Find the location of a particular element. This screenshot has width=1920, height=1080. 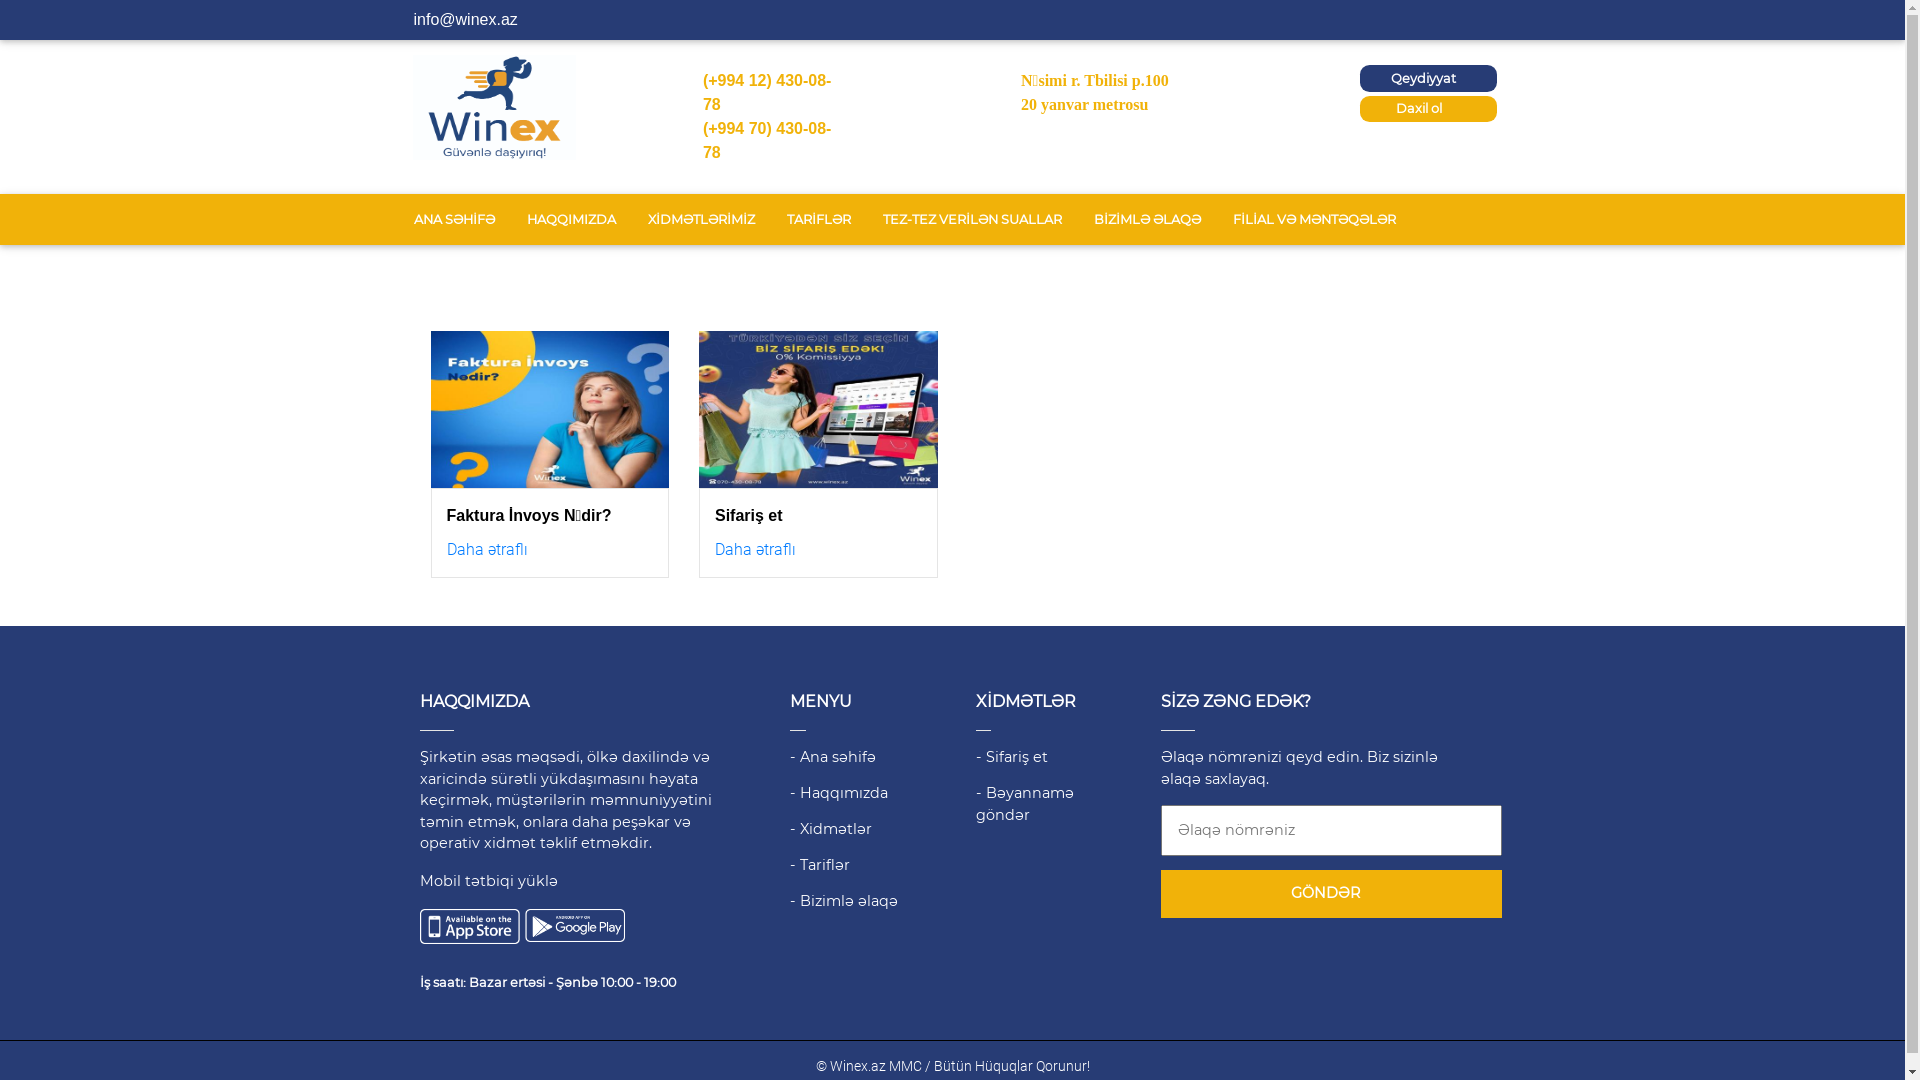

'(+994 70) 430-08-78' is located at coordinates (766, 139).